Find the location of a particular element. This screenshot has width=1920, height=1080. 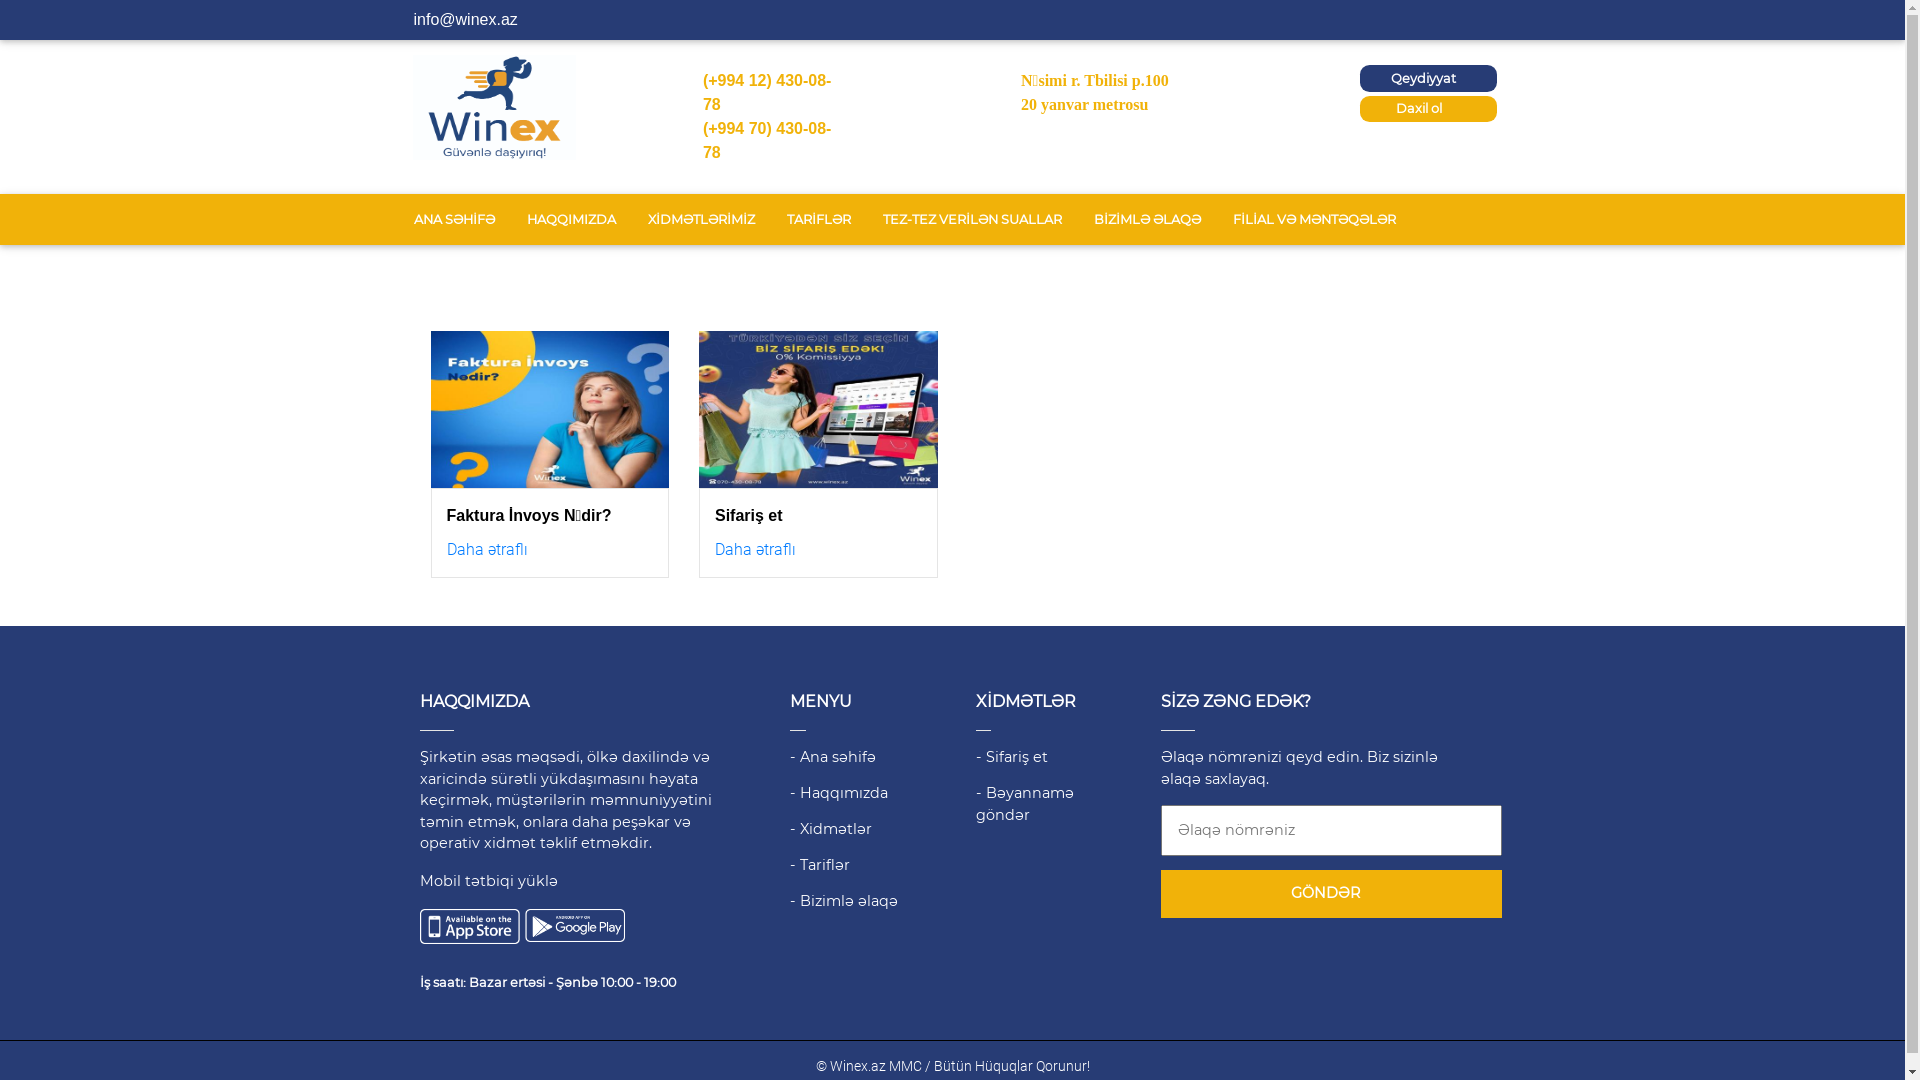

'(+994 70) 430-08-78' is located at coordinates (766, 139).